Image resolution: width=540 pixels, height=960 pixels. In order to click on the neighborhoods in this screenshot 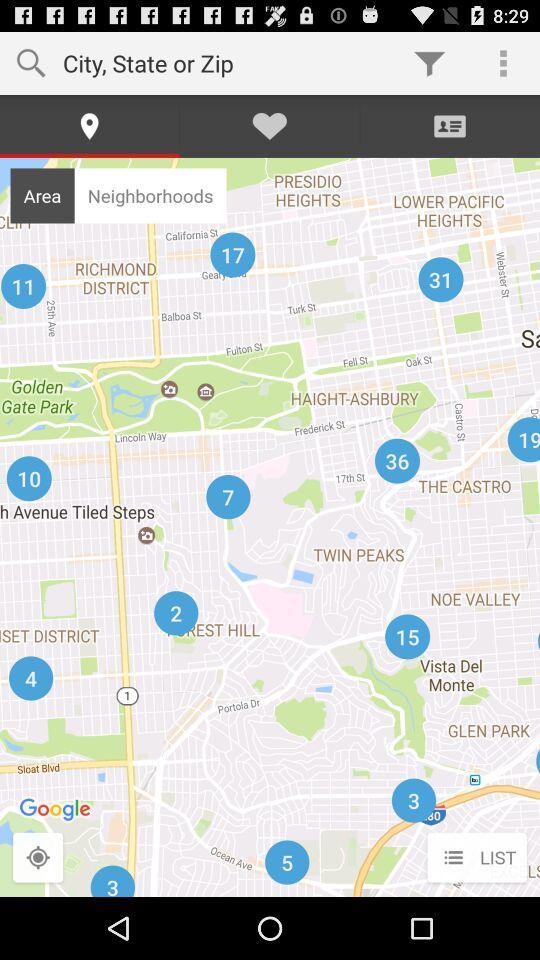, I will do `click(149, 195)`.